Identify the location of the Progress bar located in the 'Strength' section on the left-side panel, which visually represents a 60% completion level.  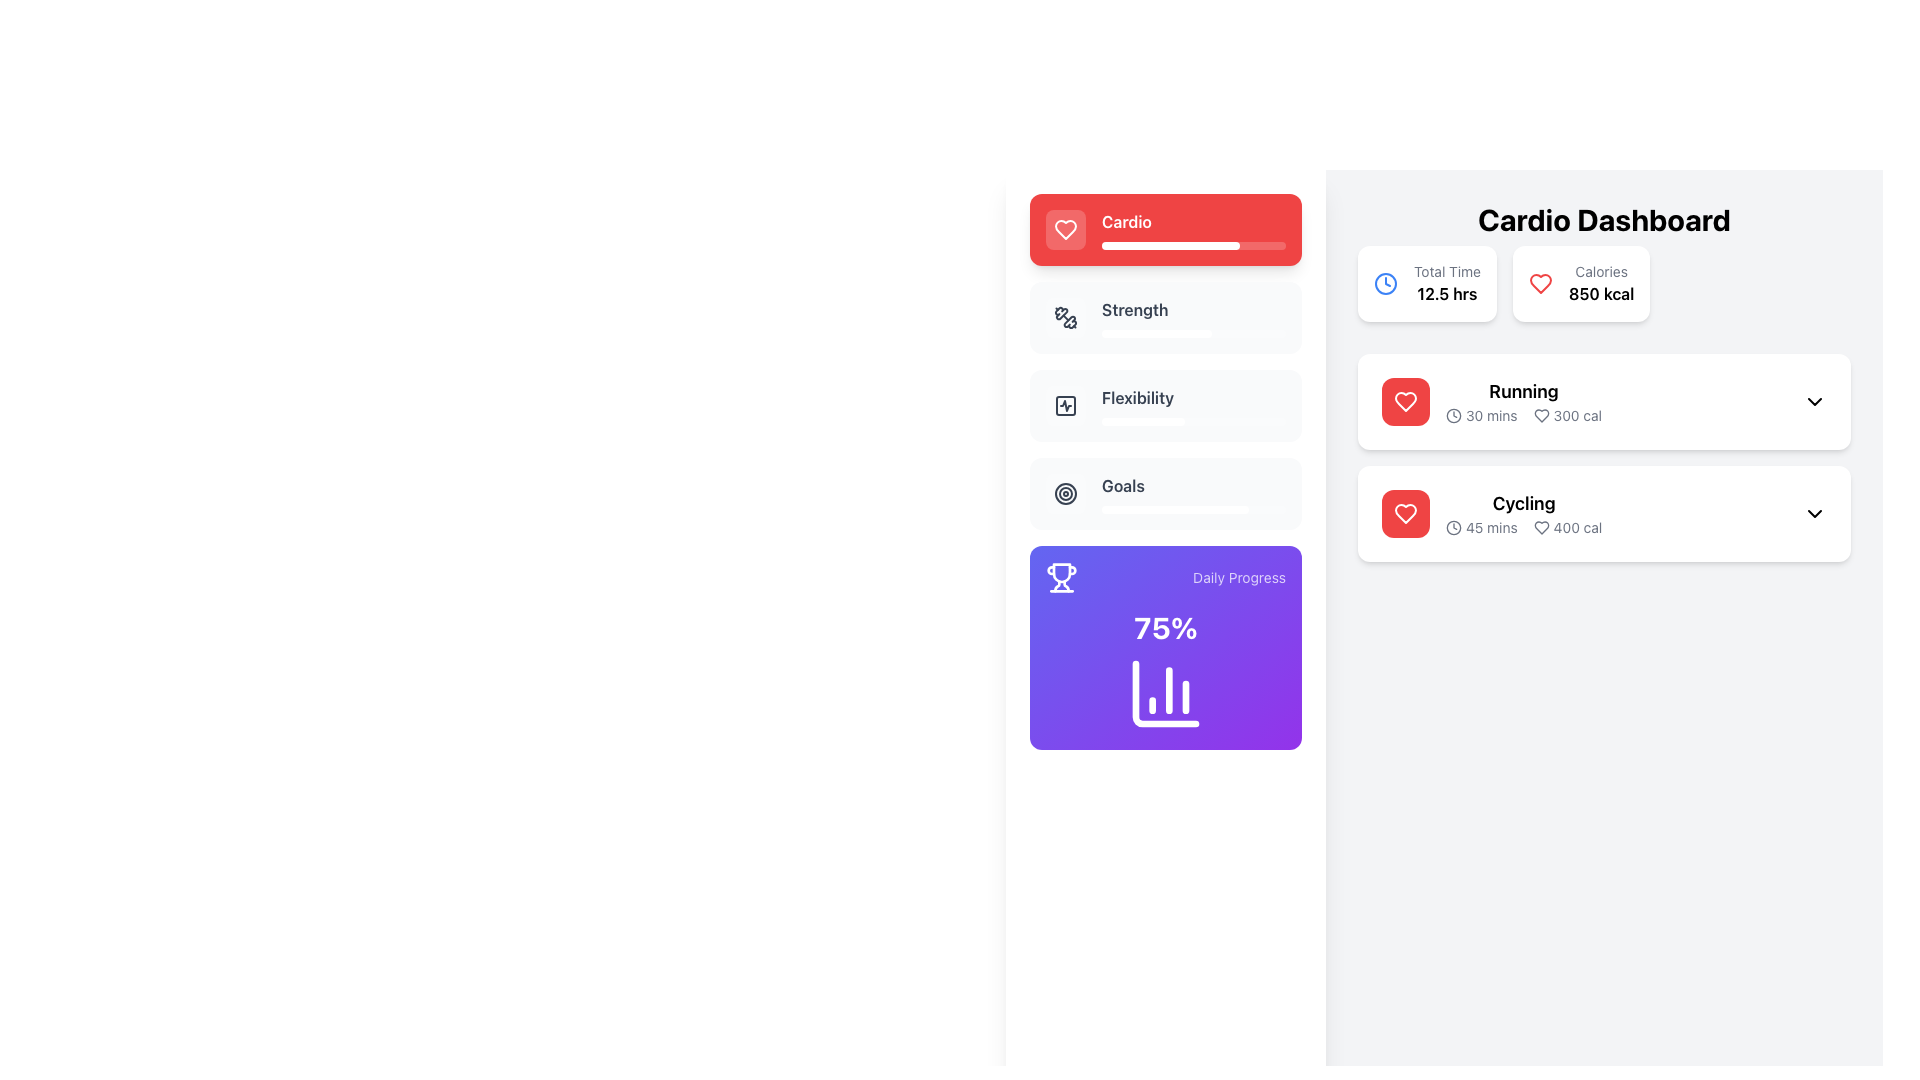
(1157, 333).